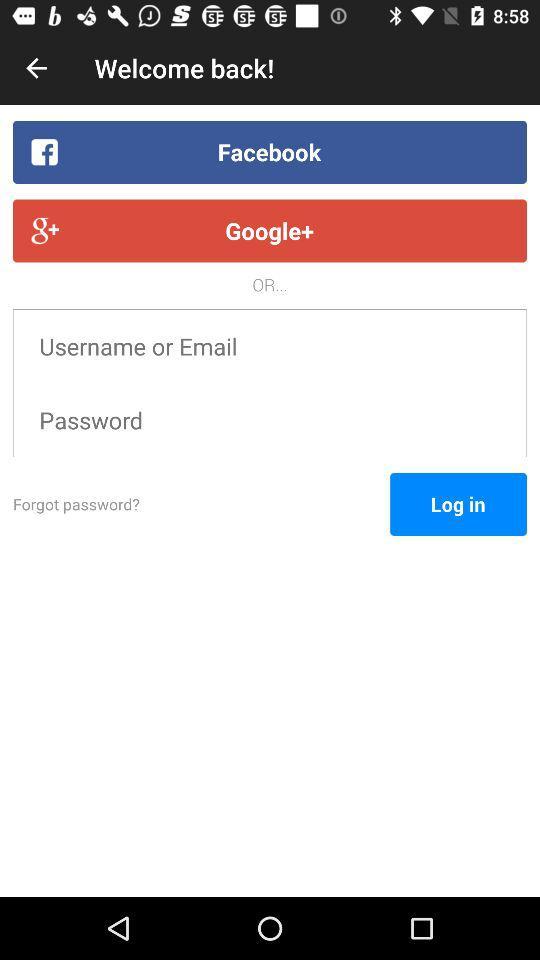  Describe the element at coordinates (270, 230) in the screenshot. I see `the icon below the facebook item` at that location.